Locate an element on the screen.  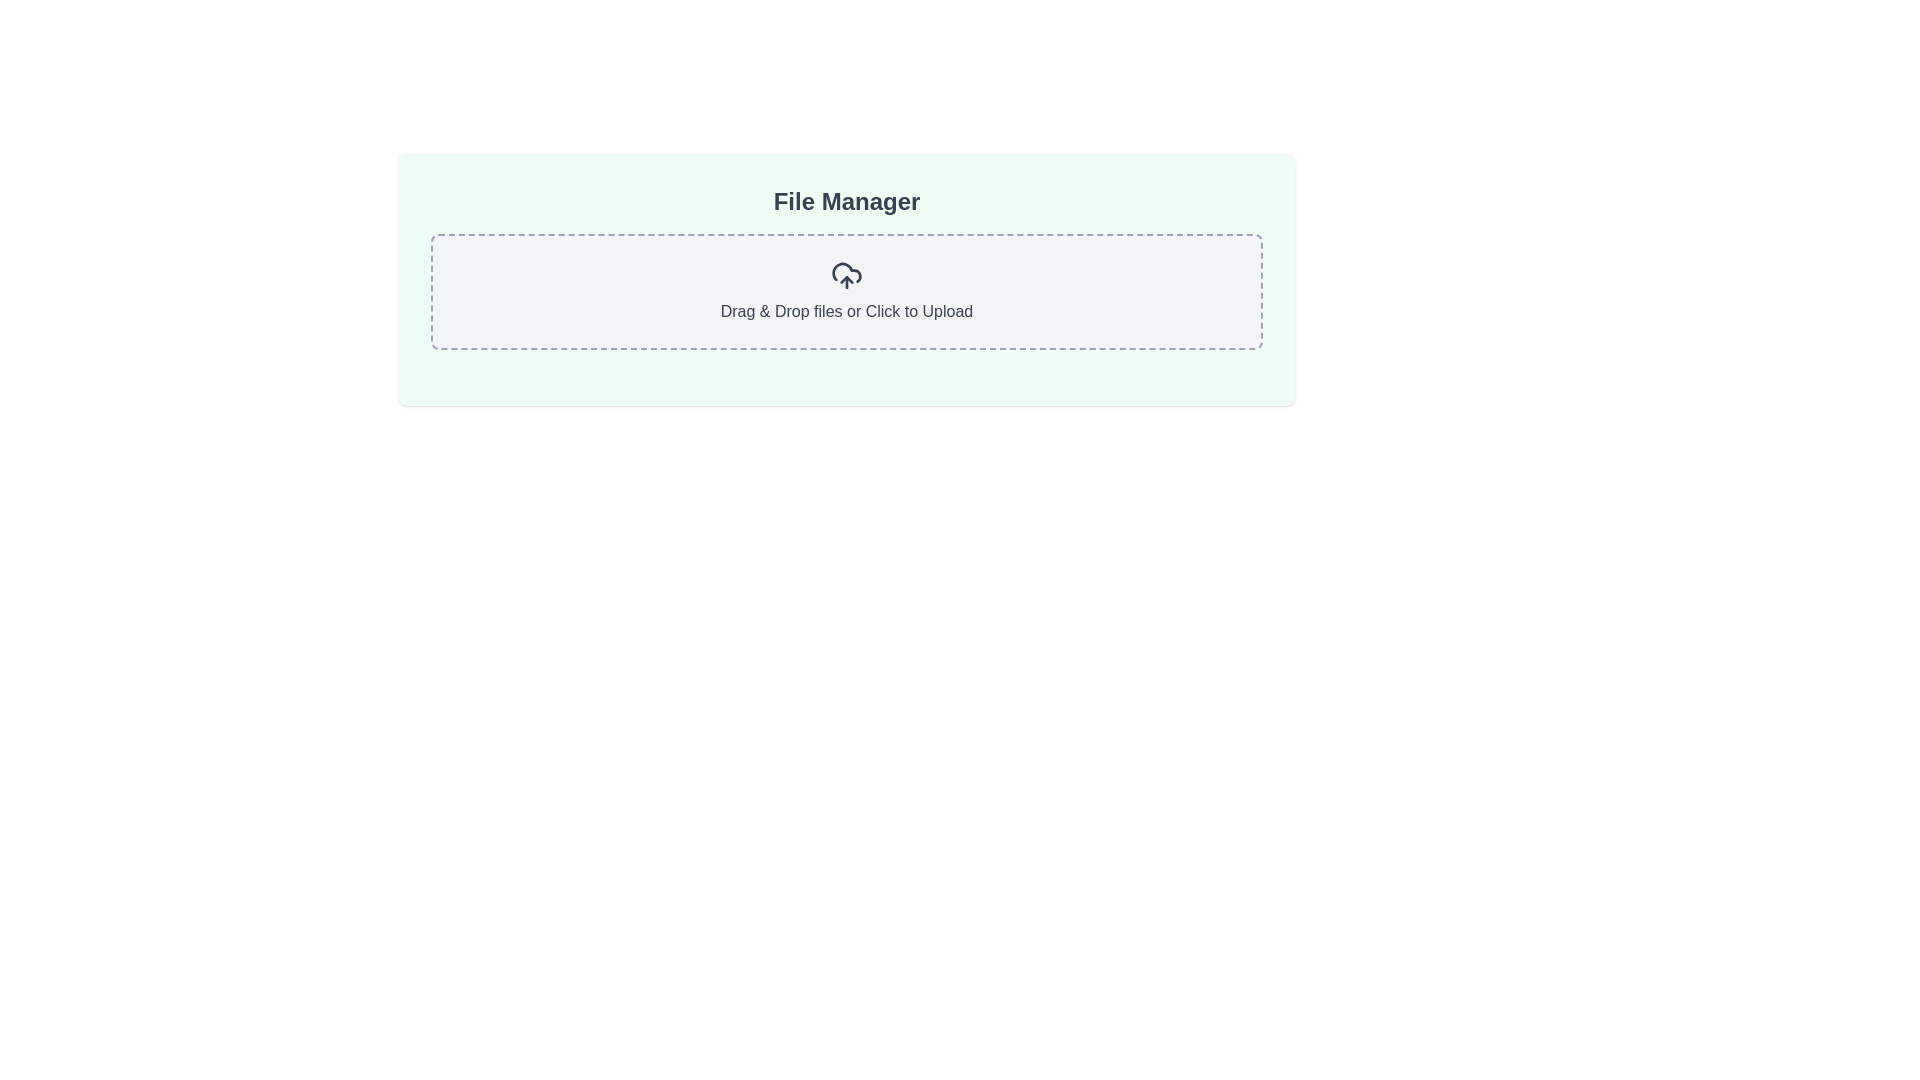
the cloud-shaped icon with an upward arrow, styled in a thin, modern vector design, located above the text 'Drag & Drop files or Click to Upload' is located at coordinates (846, 276).